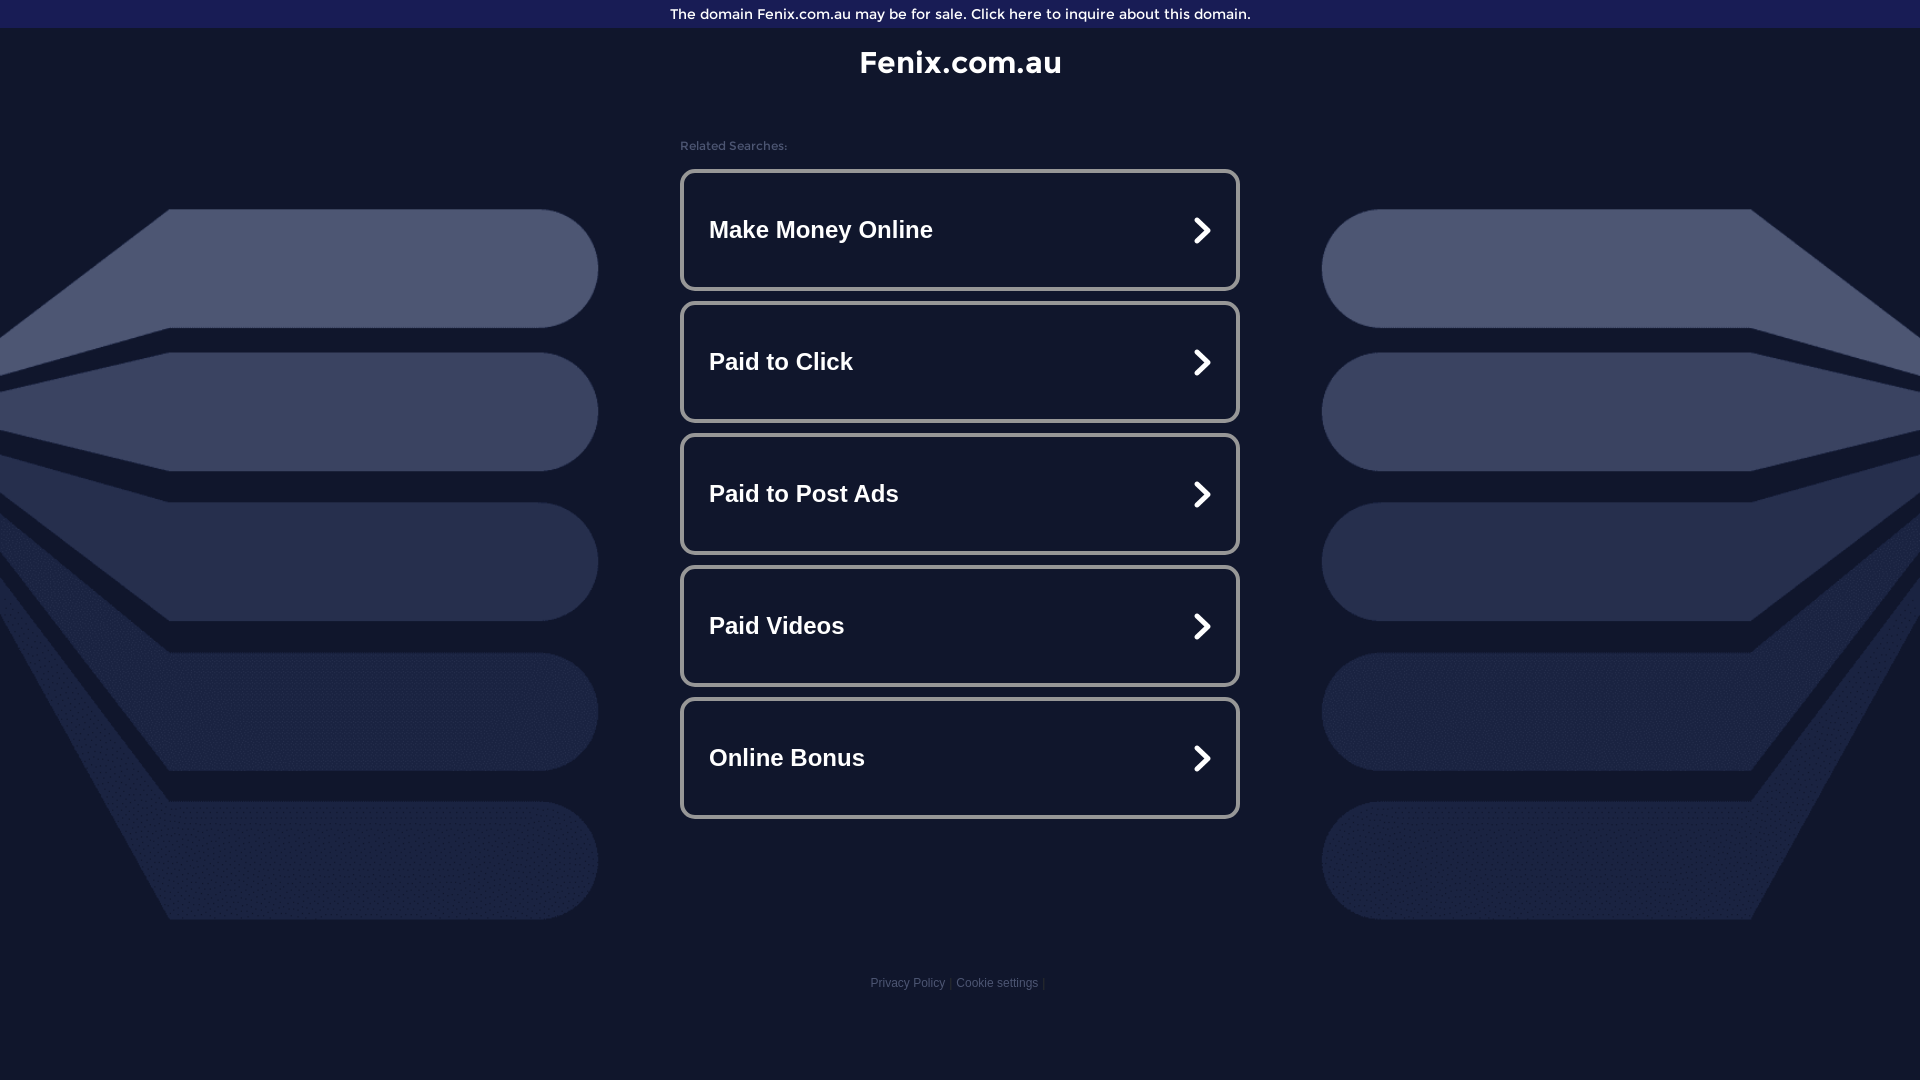 This screenshot has width=1920, height=1080. What do you see at coordinates (960, 624) in the screenshot?
I see `'Paid Videos'` at bounding box center [960, 624].